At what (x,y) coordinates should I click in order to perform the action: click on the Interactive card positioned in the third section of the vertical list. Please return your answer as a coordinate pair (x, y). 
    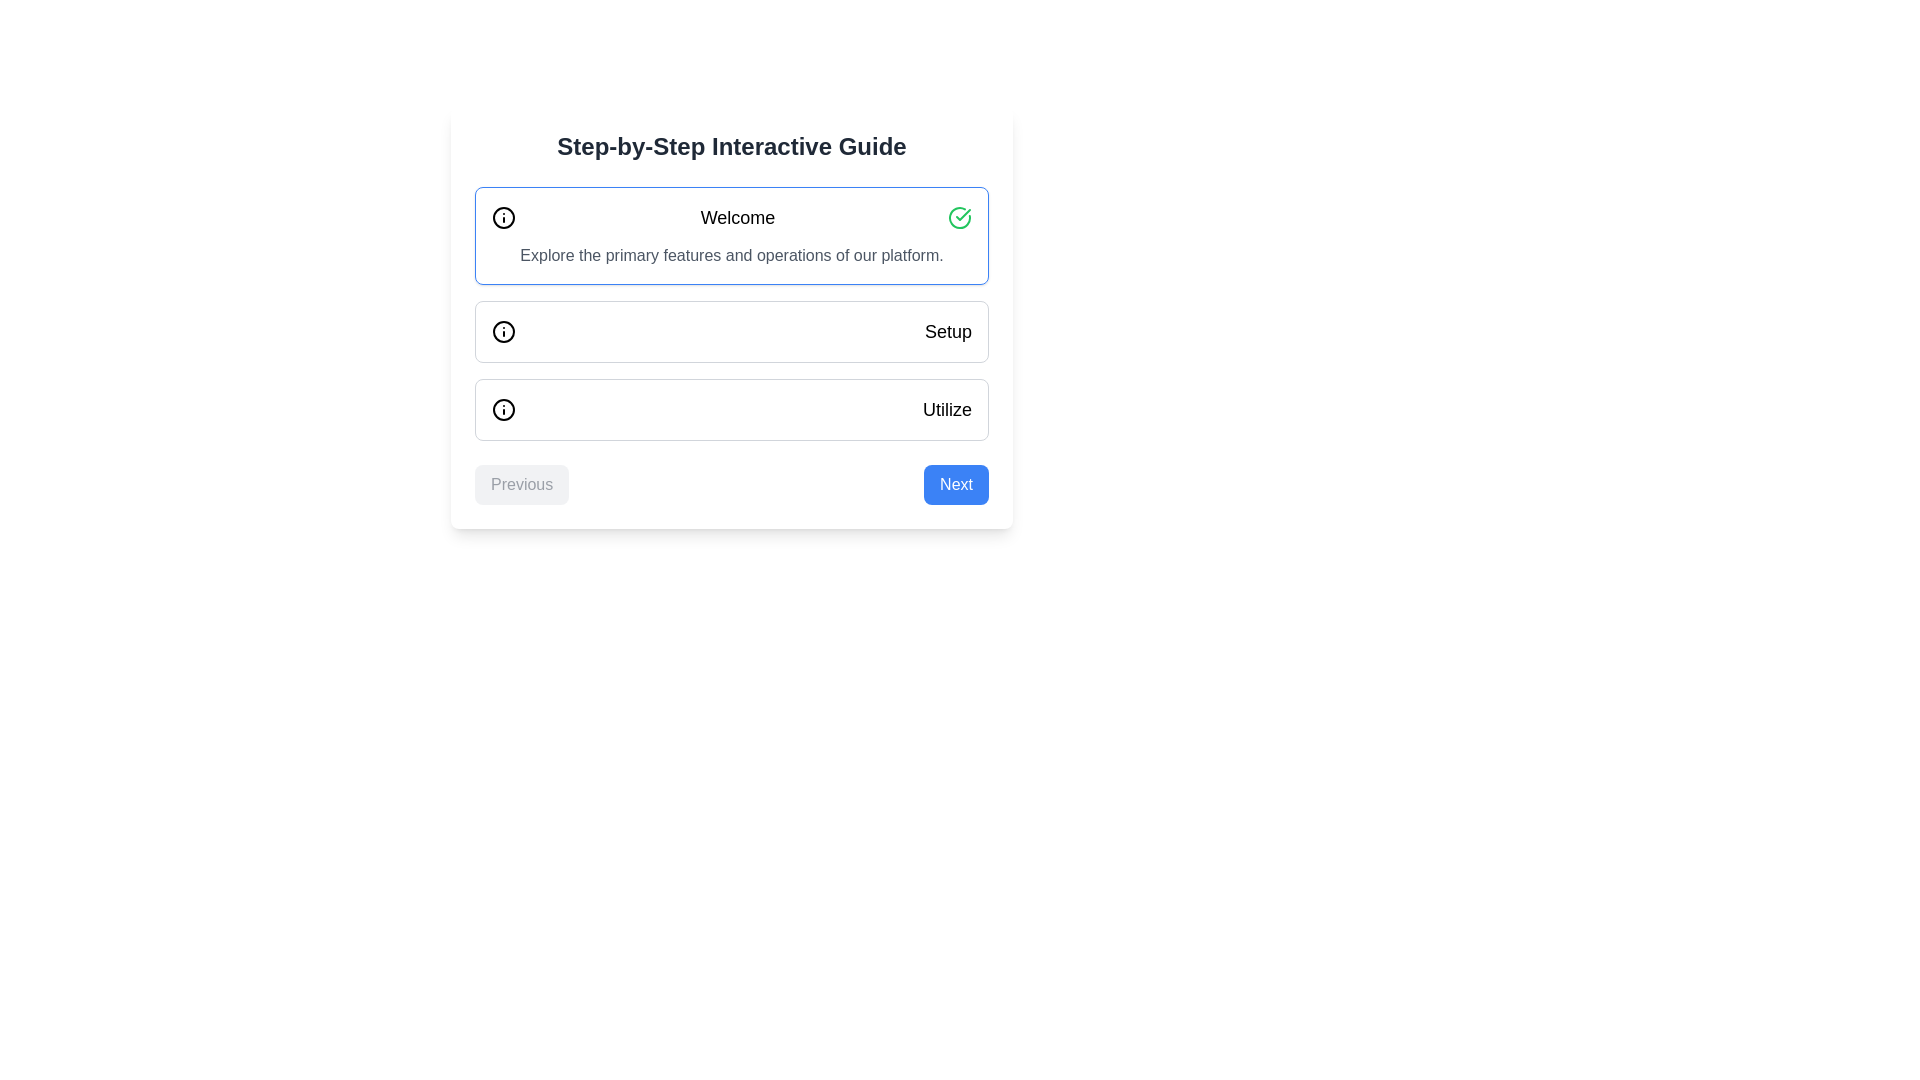
    Looking at the image, I should click on (730, 408).